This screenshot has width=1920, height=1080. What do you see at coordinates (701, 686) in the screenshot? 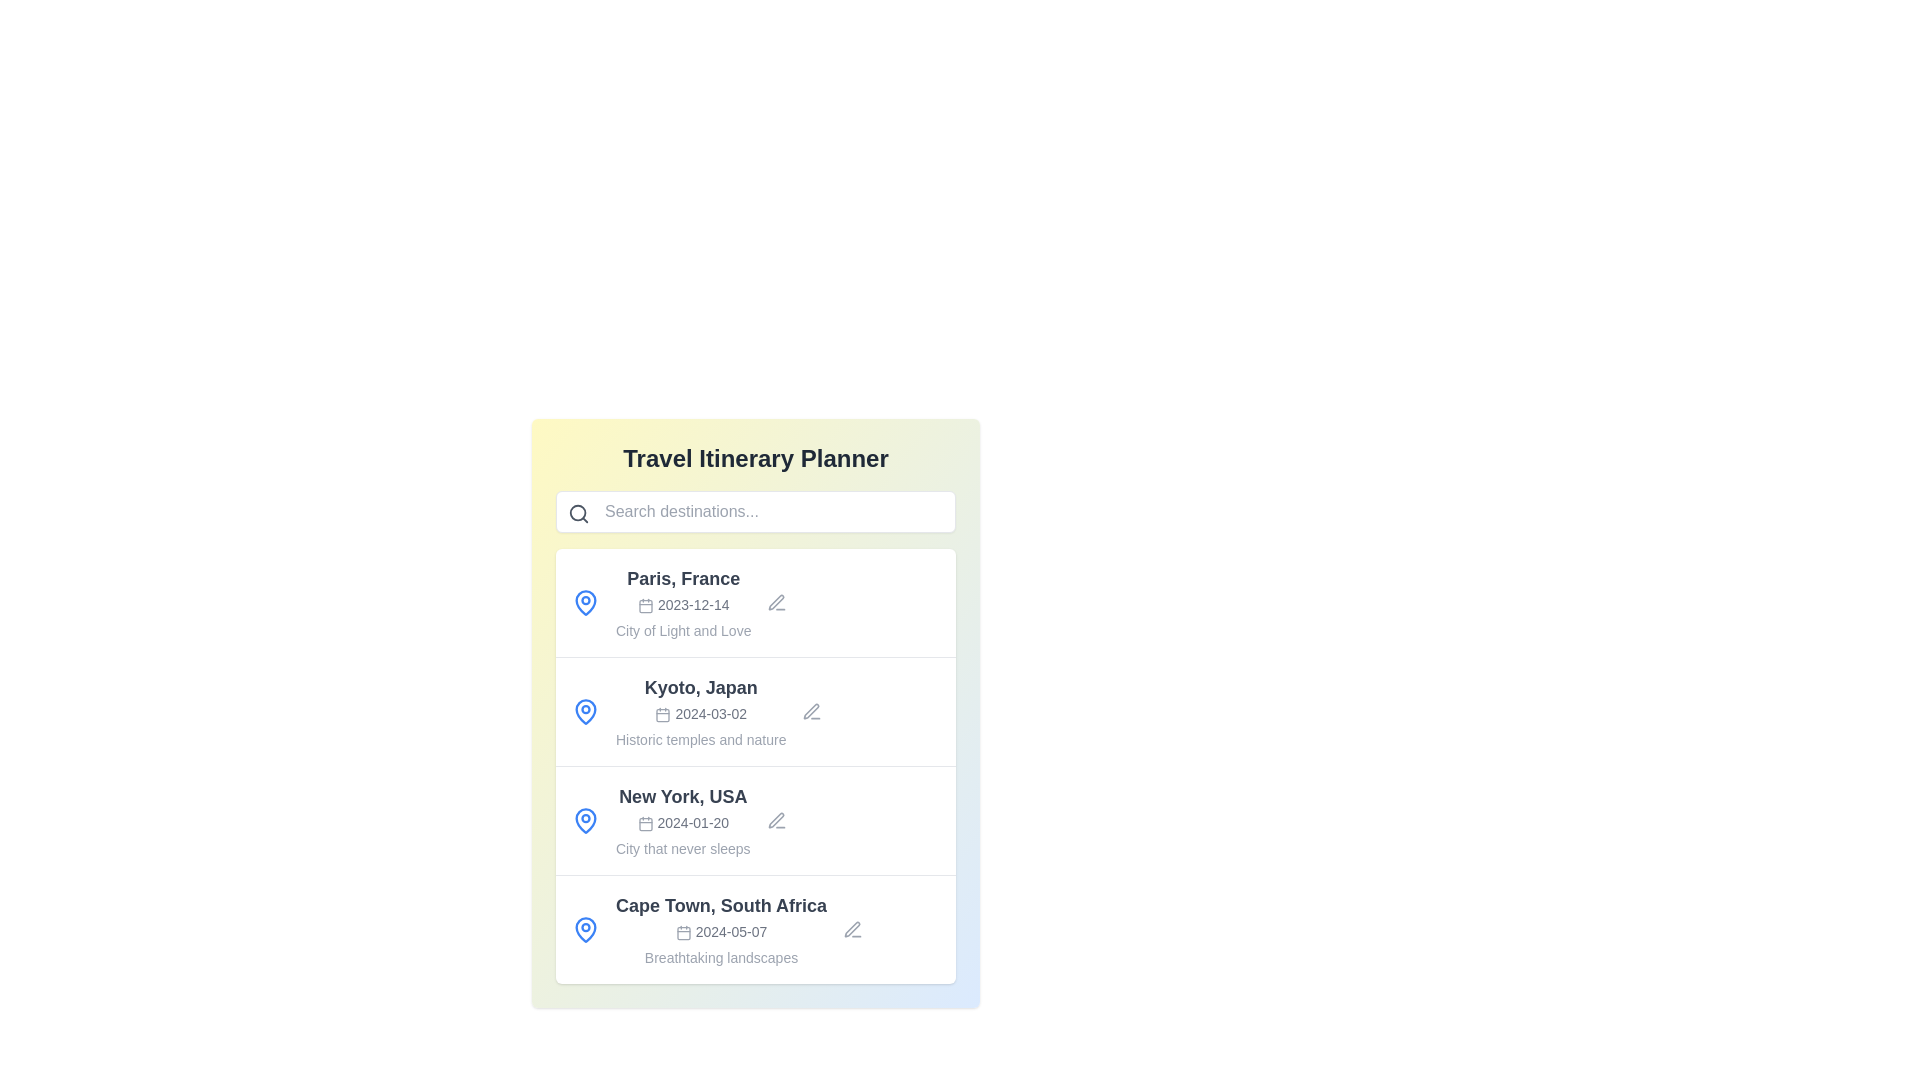
I see `the text label displaying 'Kyoto, Japan', which is styled in a bold, large font and is clearly visible in dark gray, positioned above the text '2024-03-02' and 'Historic temples and nature'` at bounding box center [701, 686].